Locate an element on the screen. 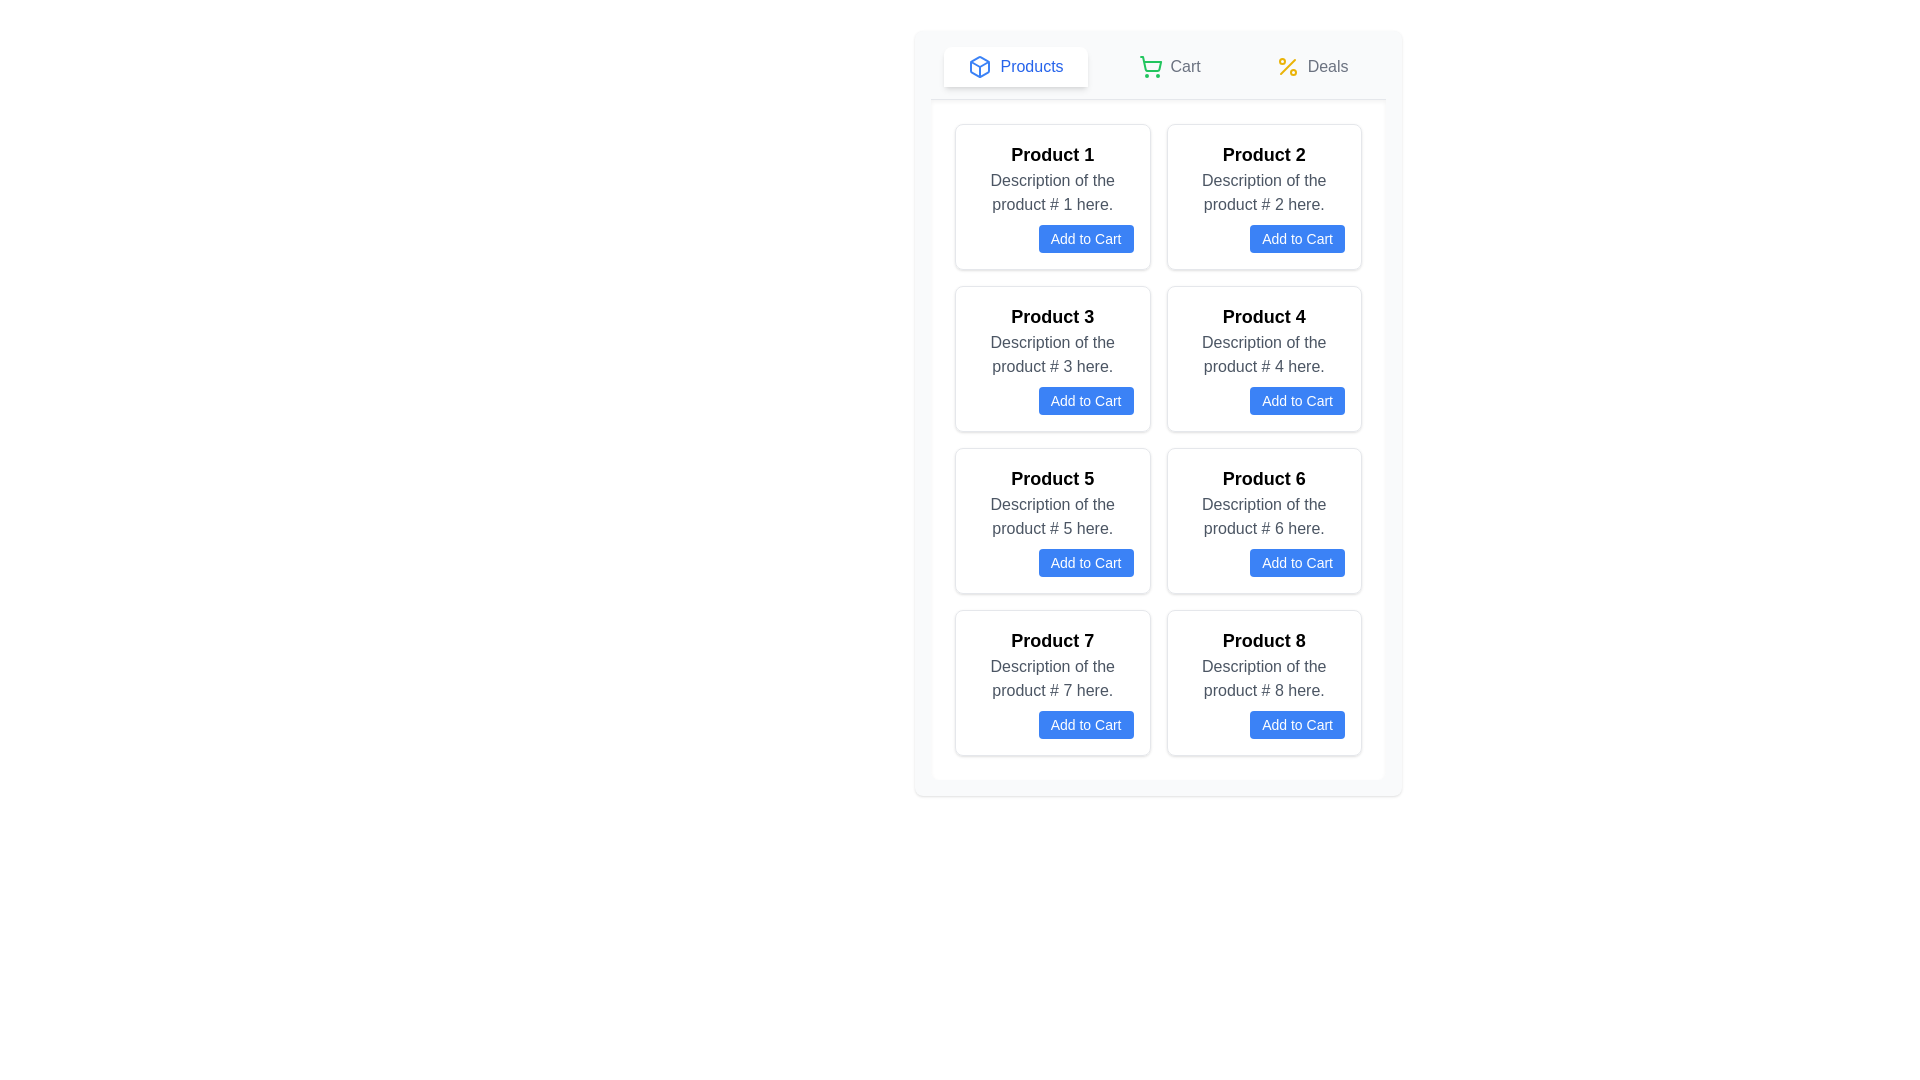 The image size is (1920, 1080). the 'Products' Navigation Tab, which is the first tab in the horizontal navigation bar is located at coordinates (1016, 65).